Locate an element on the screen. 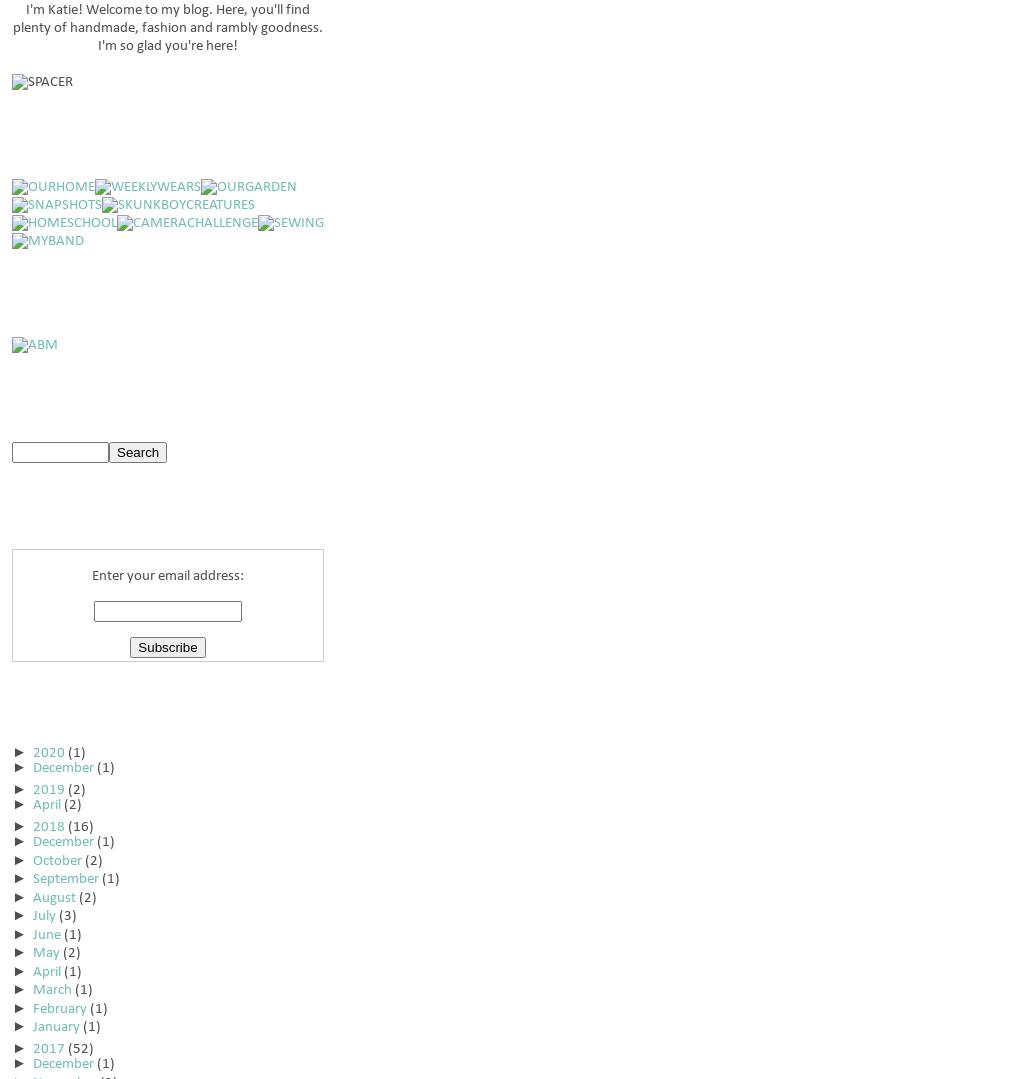  'Enter your email address:' is located at coordinates (167, 575).